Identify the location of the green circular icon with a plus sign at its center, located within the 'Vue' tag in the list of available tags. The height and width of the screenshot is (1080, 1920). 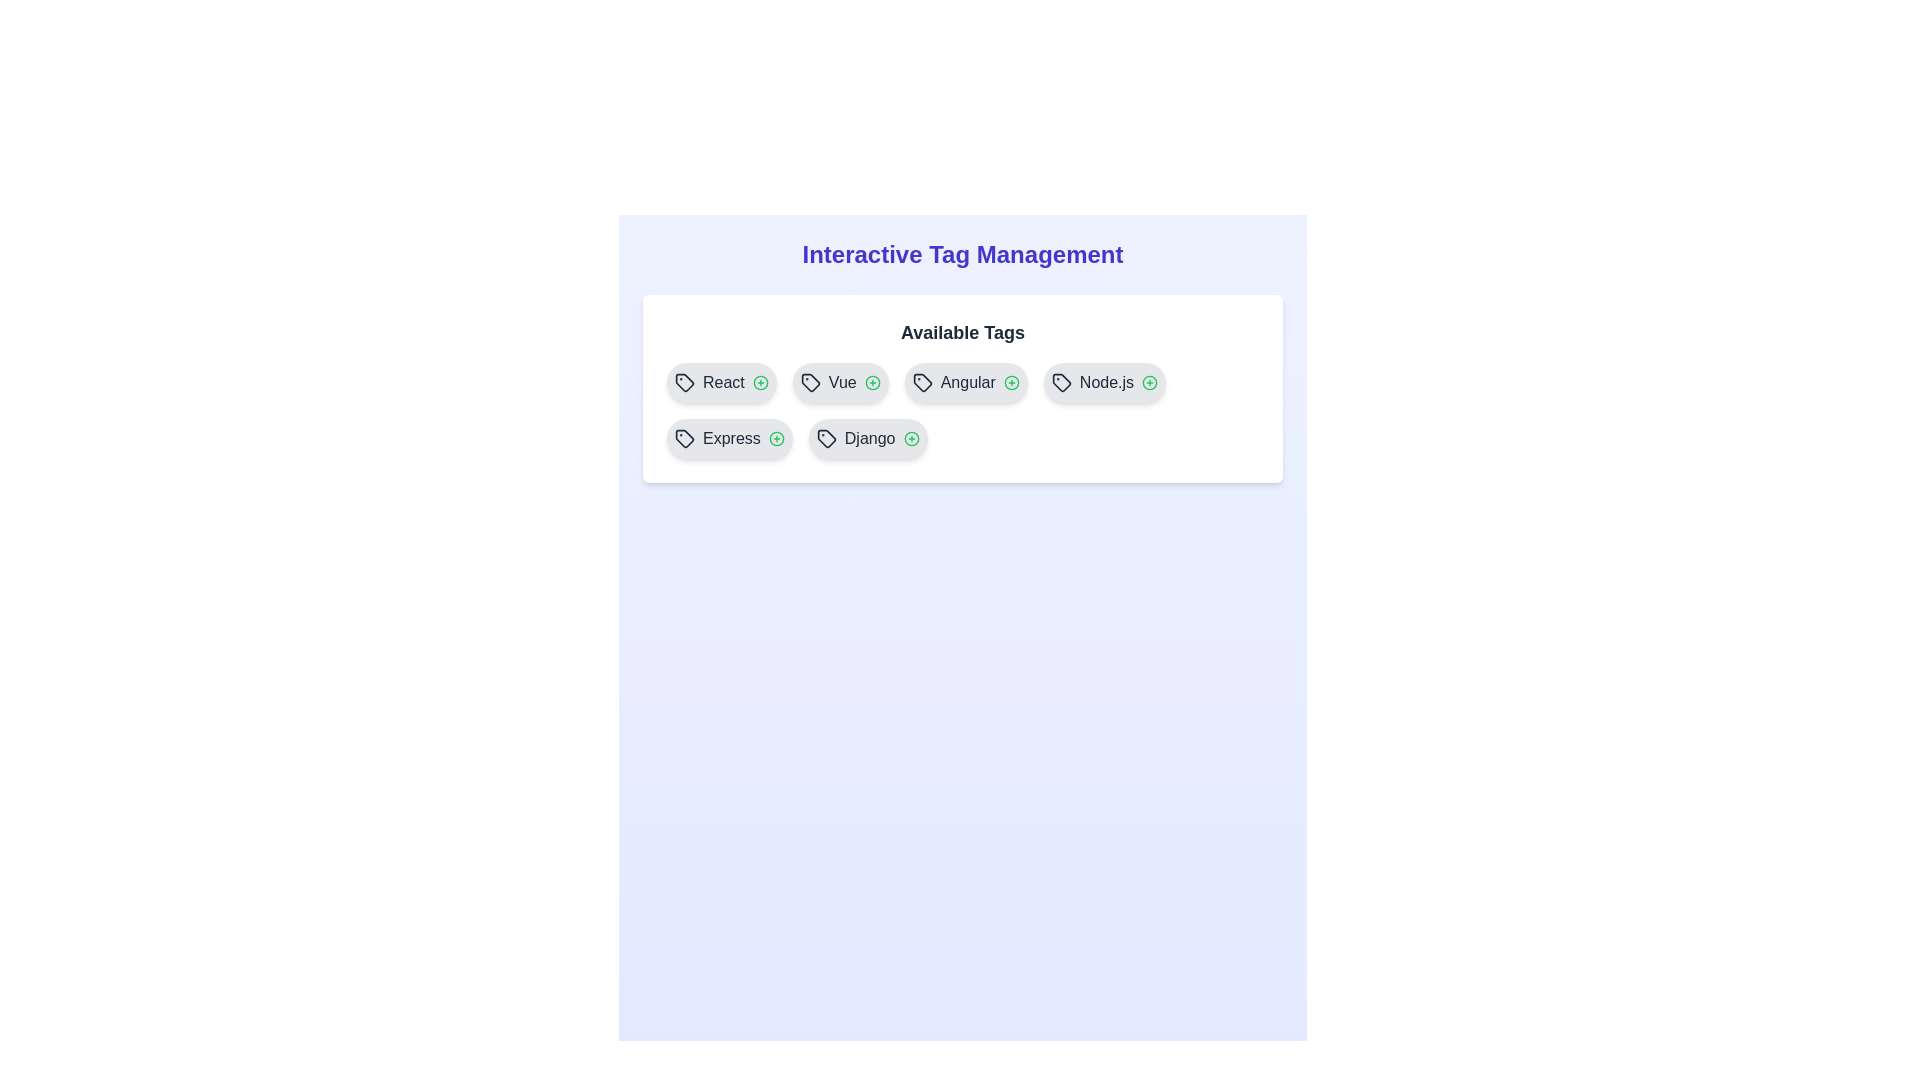
(872, 382).